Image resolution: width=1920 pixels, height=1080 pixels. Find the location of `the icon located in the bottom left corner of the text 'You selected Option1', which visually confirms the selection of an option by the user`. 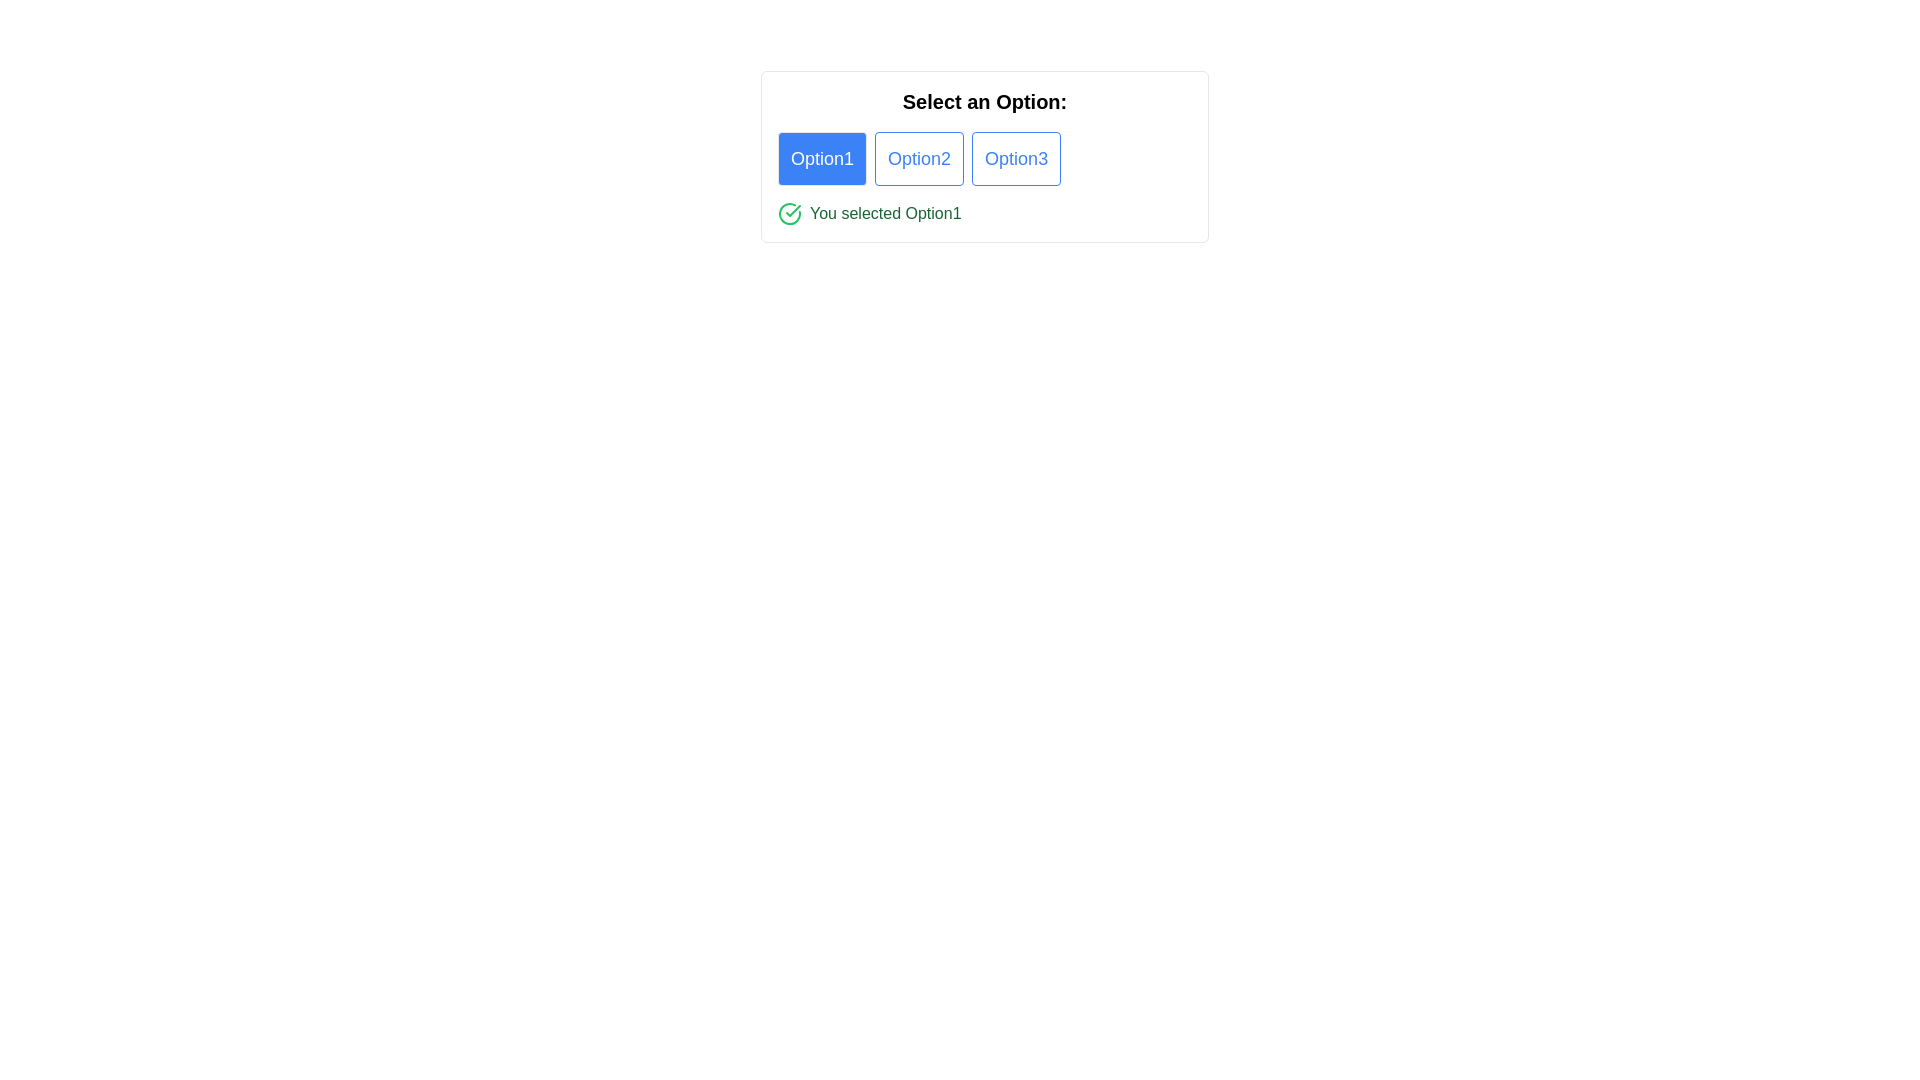

the icon located in the bottom left corner of the text 'You selected Option1', which visually confirms the selection of an option by the user is located at coordinates (792, 211).